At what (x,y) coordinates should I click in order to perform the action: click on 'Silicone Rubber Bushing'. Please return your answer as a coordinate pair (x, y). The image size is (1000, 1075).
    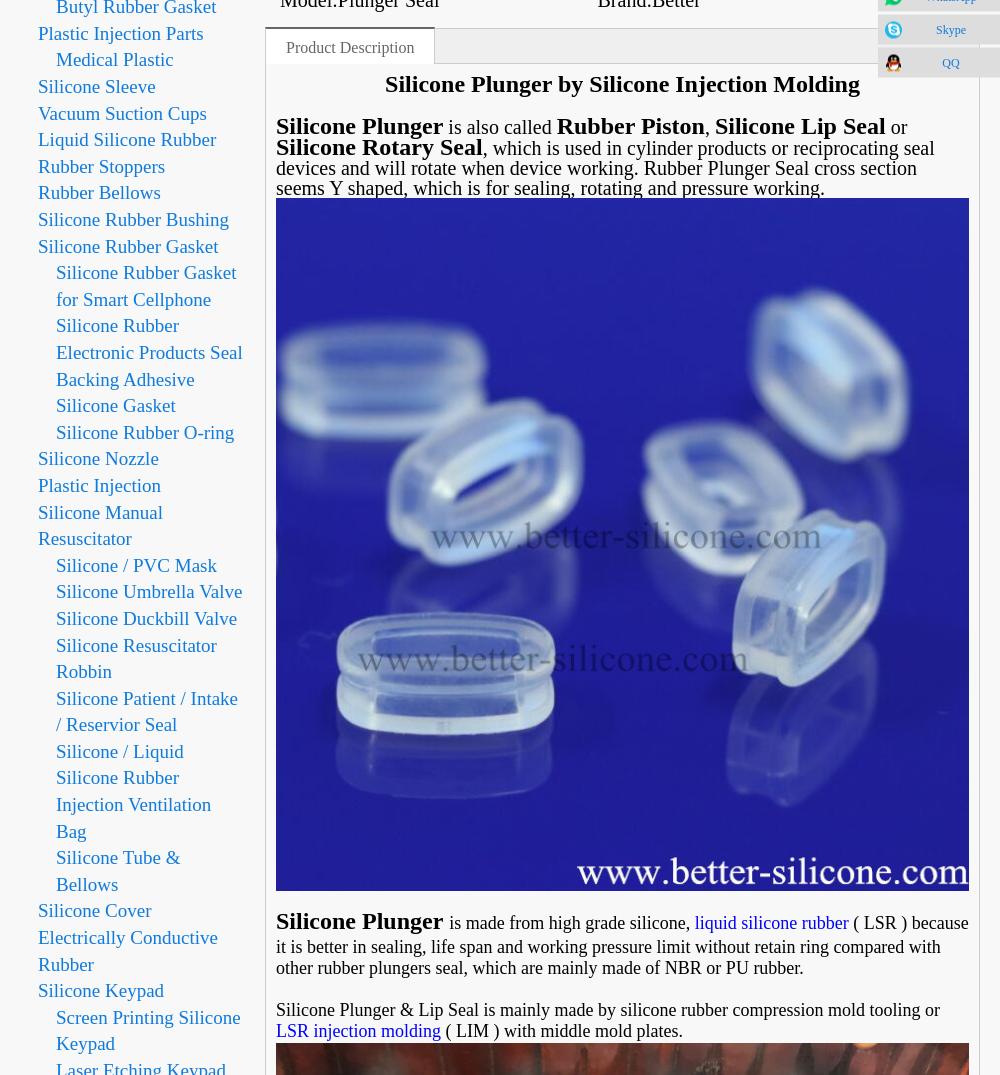
    Looking at the image, I should click on (133, 218).